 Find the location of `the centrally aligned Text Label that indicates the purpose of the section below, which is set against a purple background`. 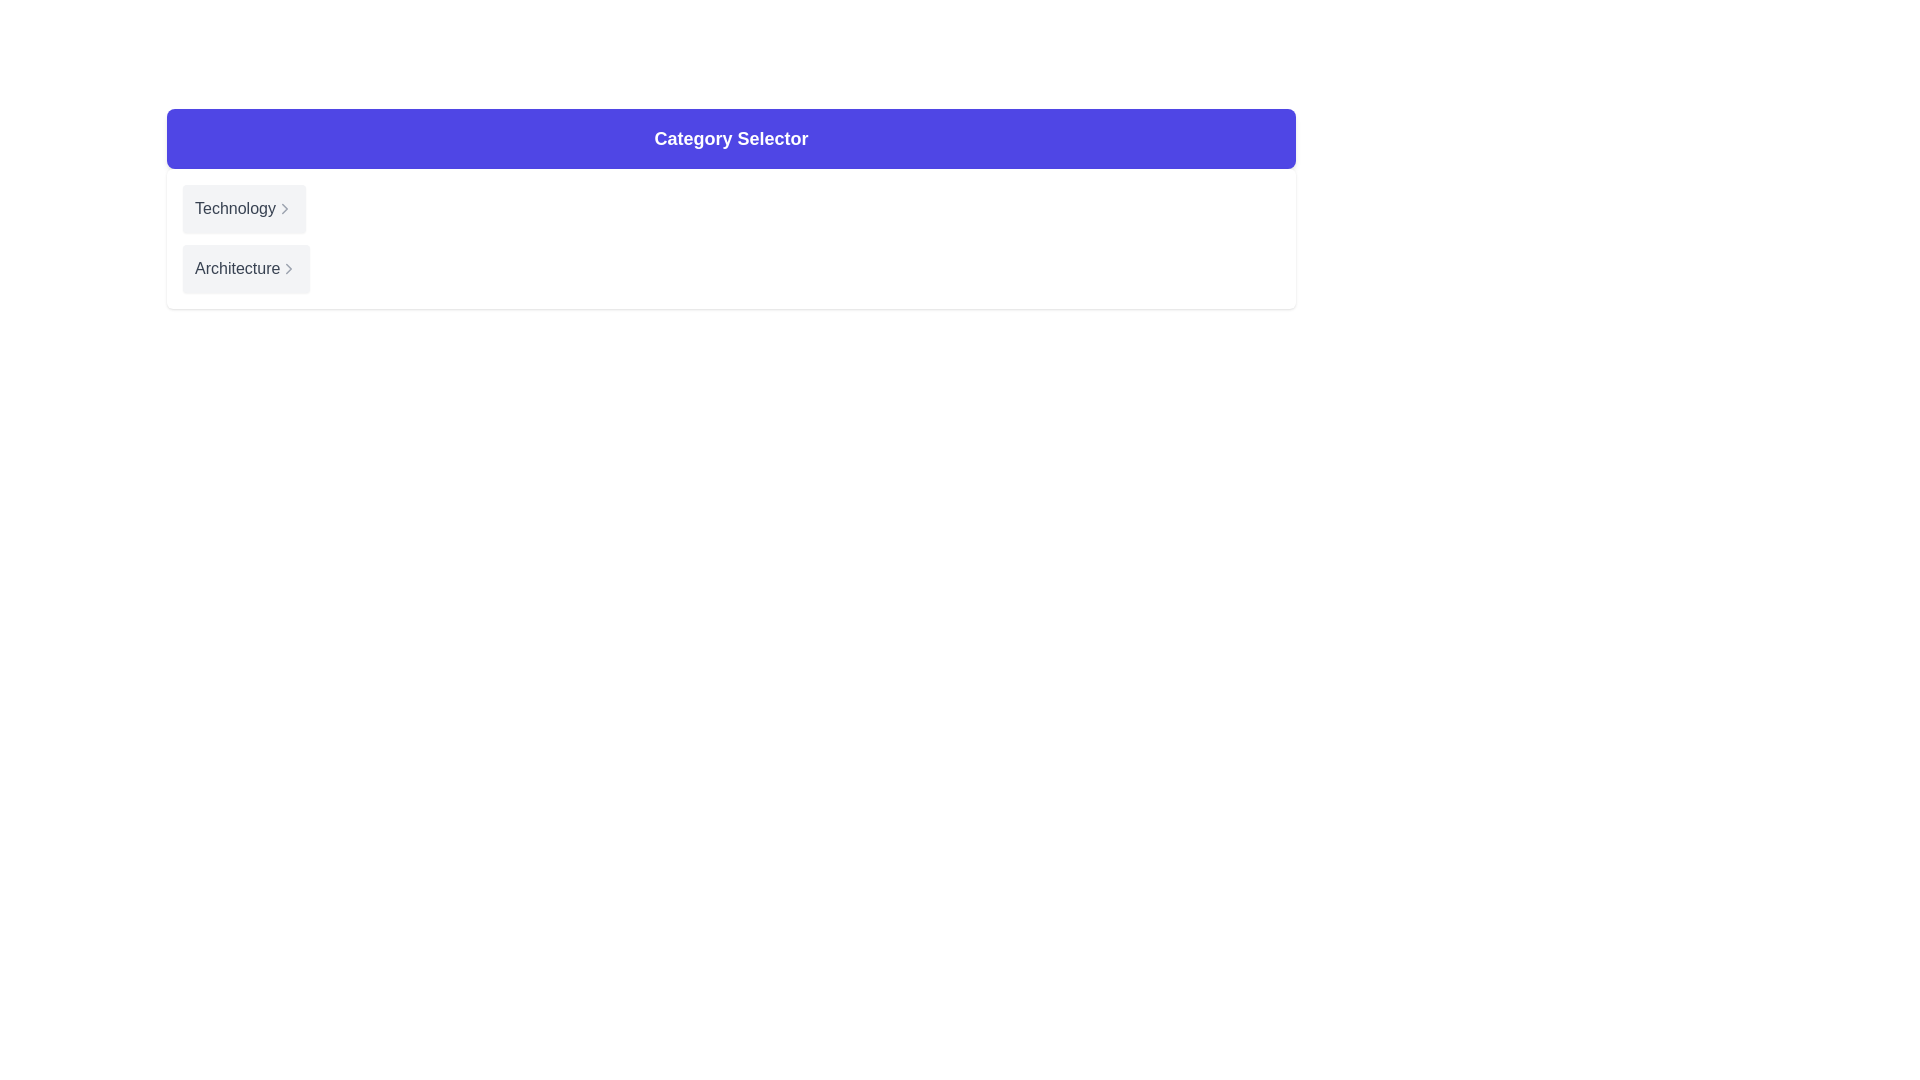

the centrally aligned Text Label that indicates the purpose of the section below, which is set against a purple background is located at coordinates (730, 137).